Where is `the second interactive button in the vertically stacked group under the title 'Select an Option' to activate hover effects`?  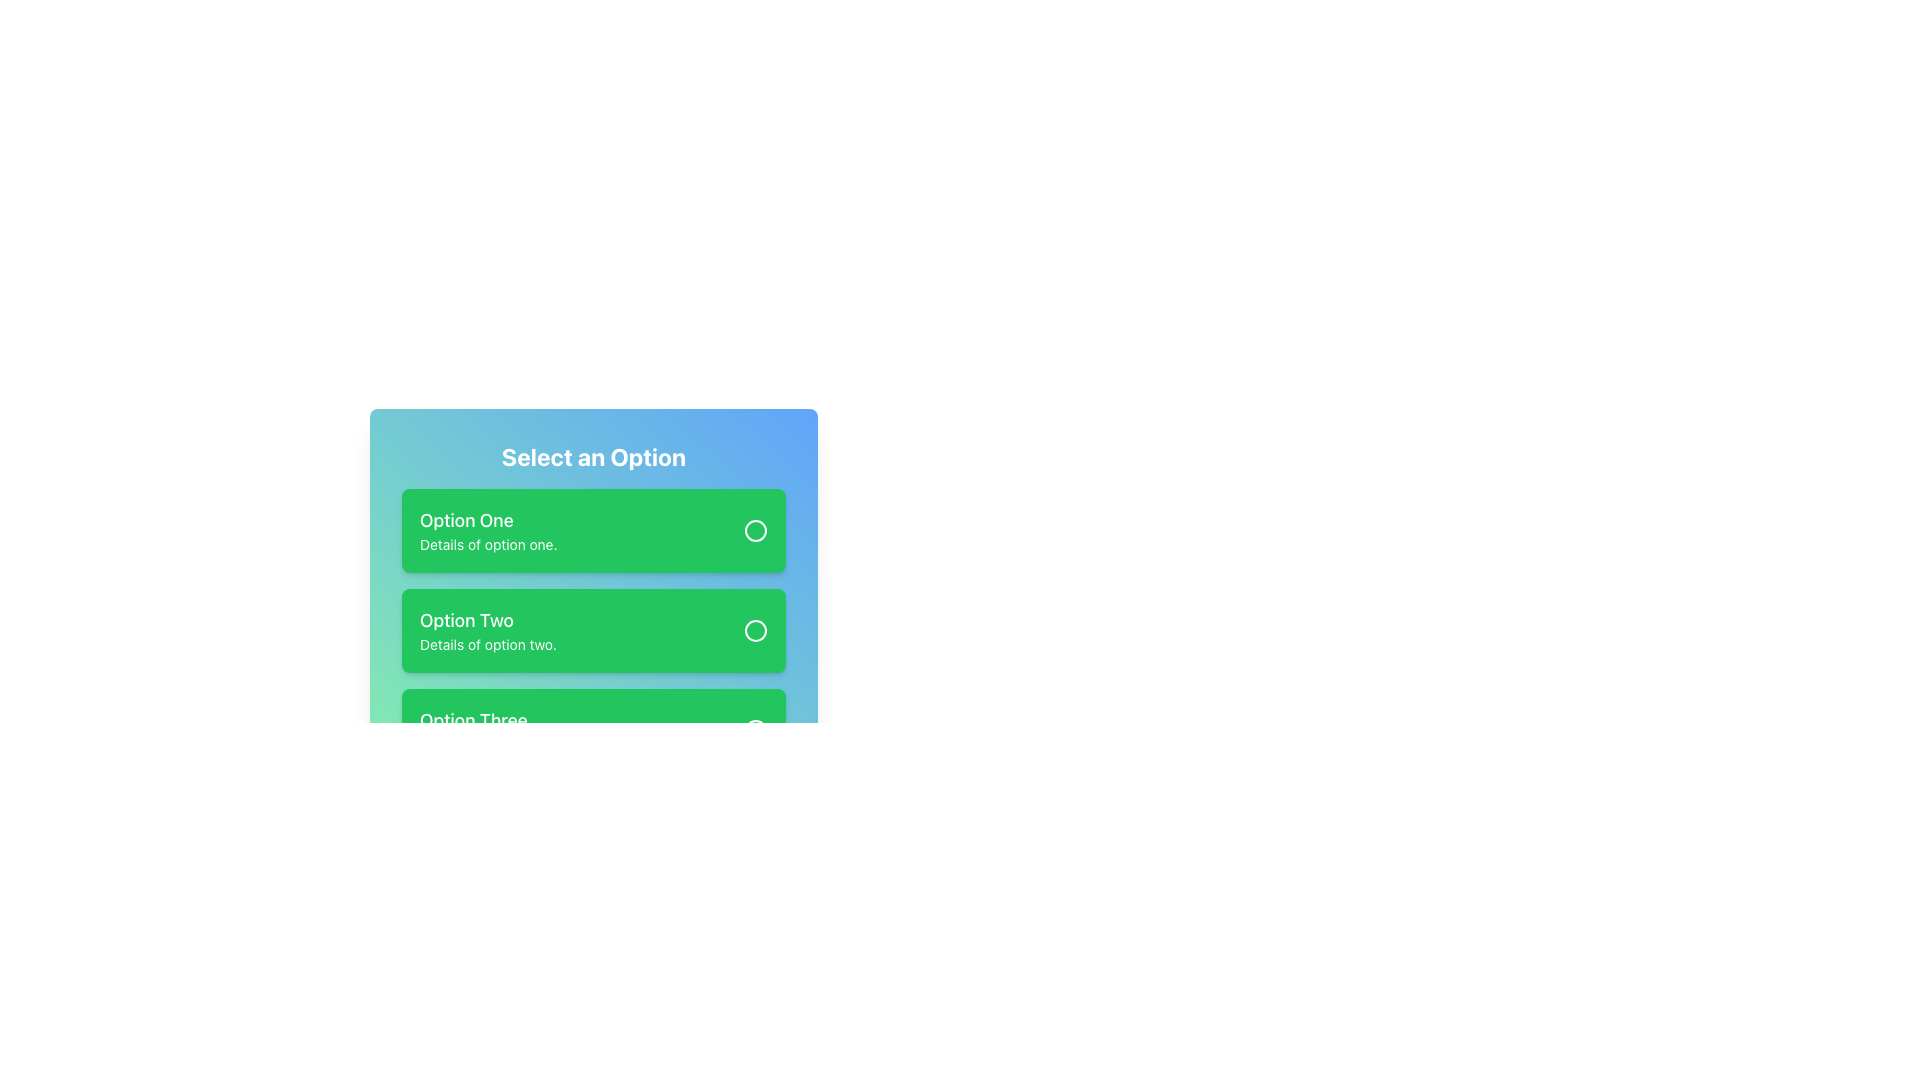 the second interactive button in the vertically stacked group under the title 'Select an Option' to activate hover effects is located at coordinates (593, 605).